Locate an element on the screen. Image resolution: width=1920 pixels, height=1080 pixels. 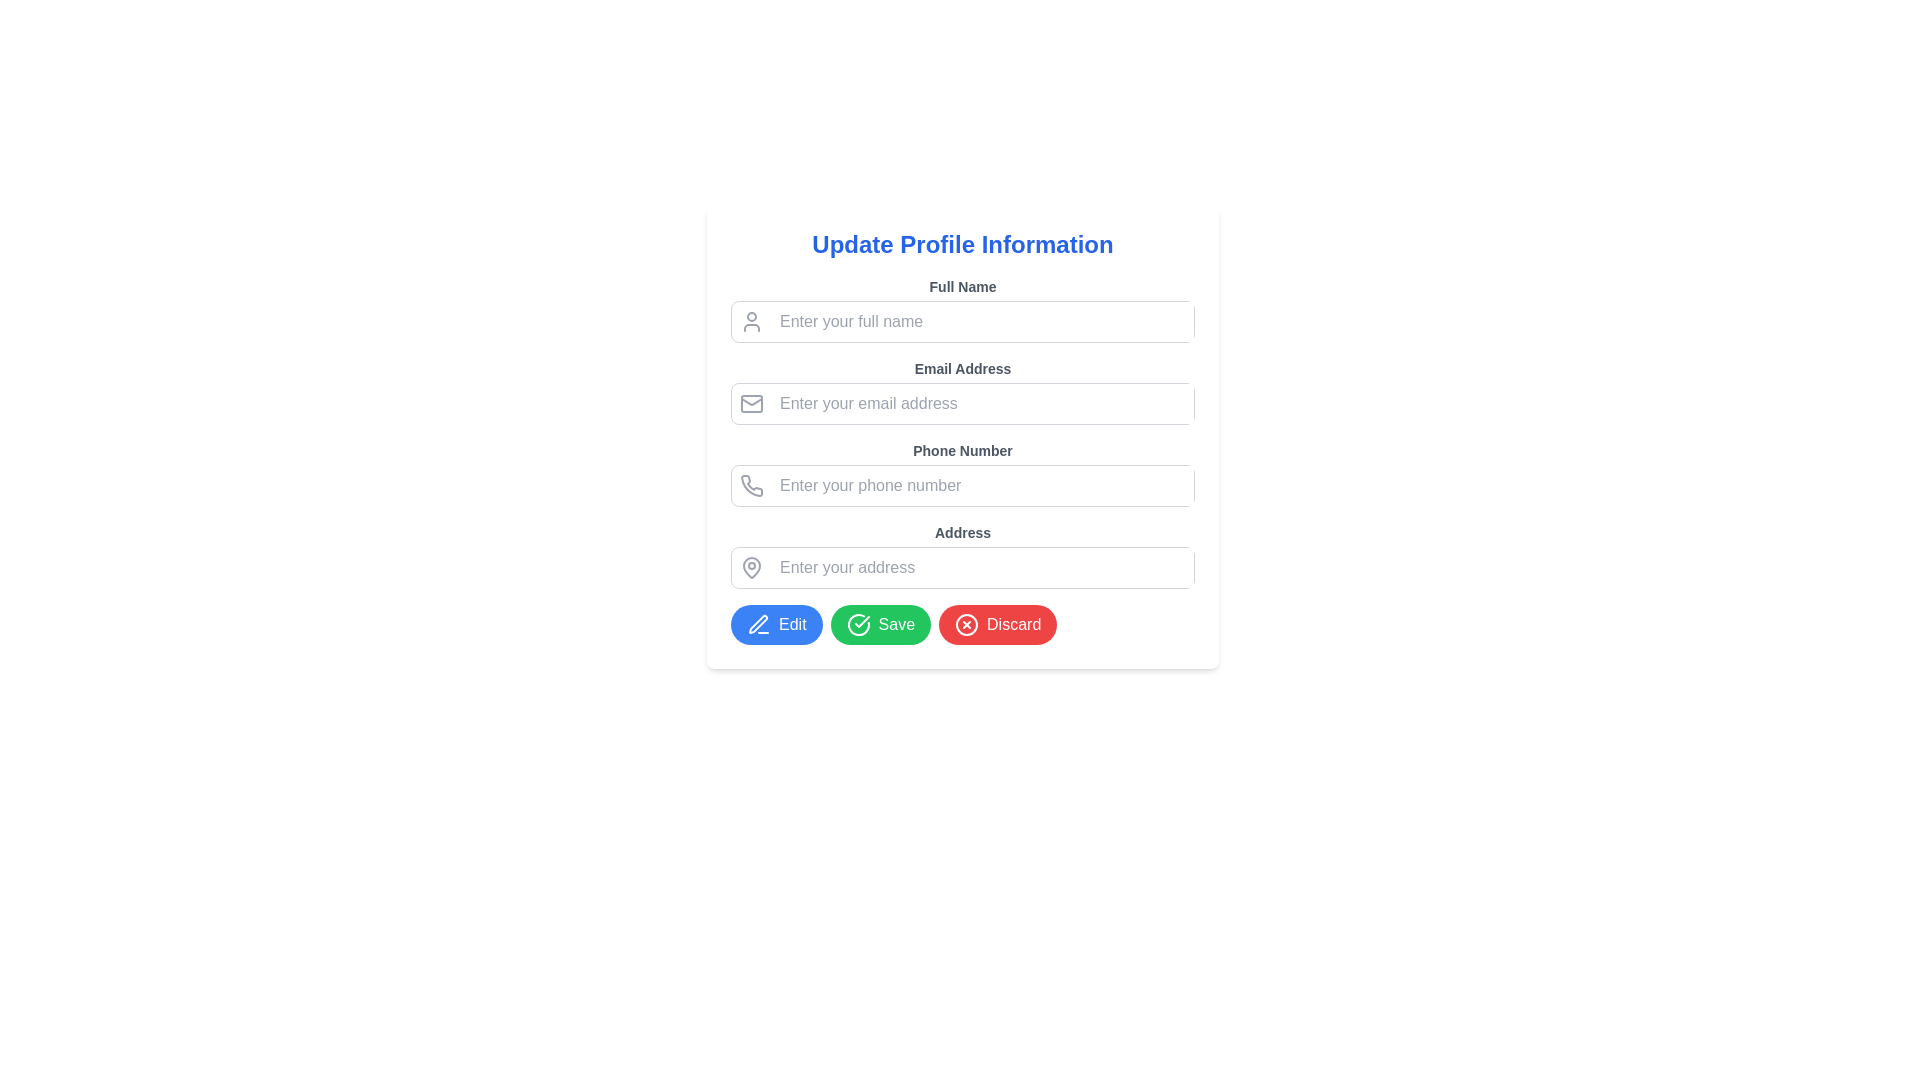
the phone number input field to focus it, which is the third input field in the form located below the 'Email Address' field and above the 'Address' field is located at coordinates (983, 486).